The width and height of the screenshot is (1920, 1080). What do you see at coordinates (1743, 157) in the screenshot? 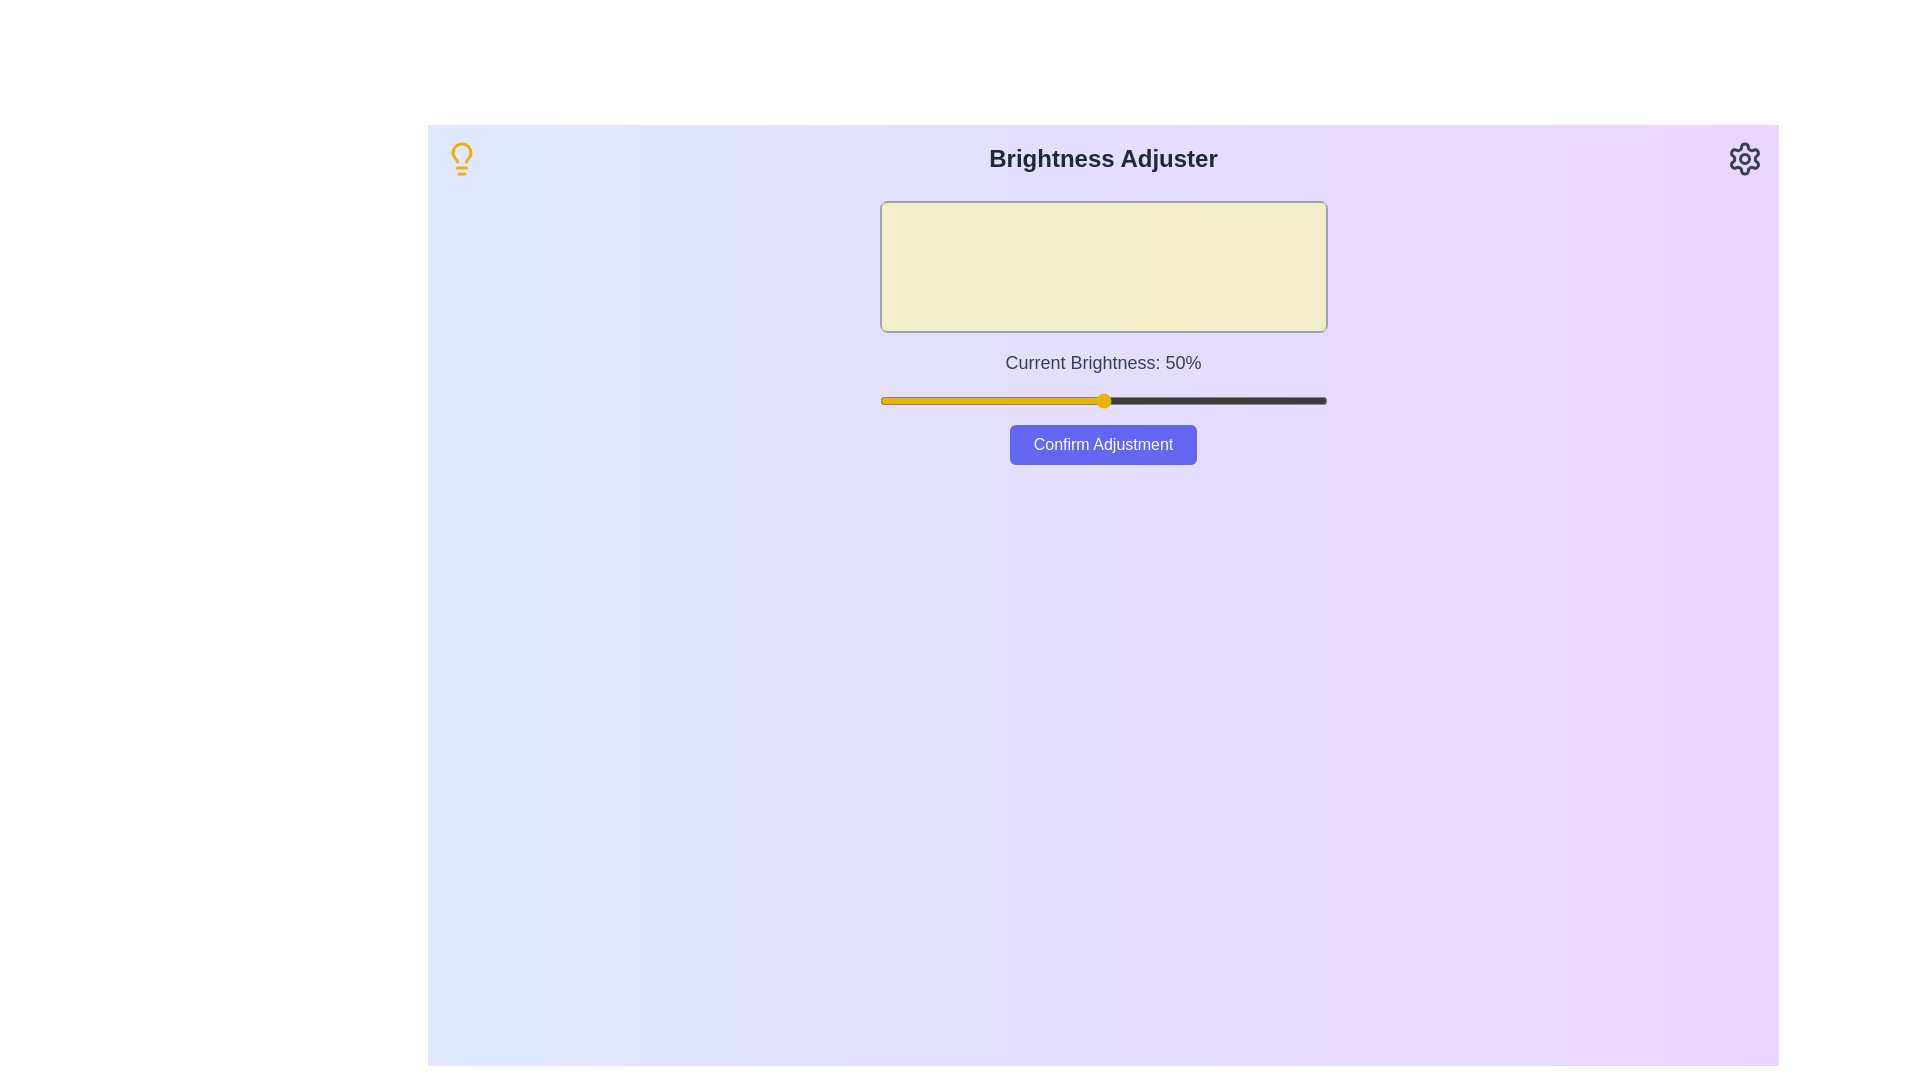
I see `the settings icon in the header` at bounding box center [1743, 157].